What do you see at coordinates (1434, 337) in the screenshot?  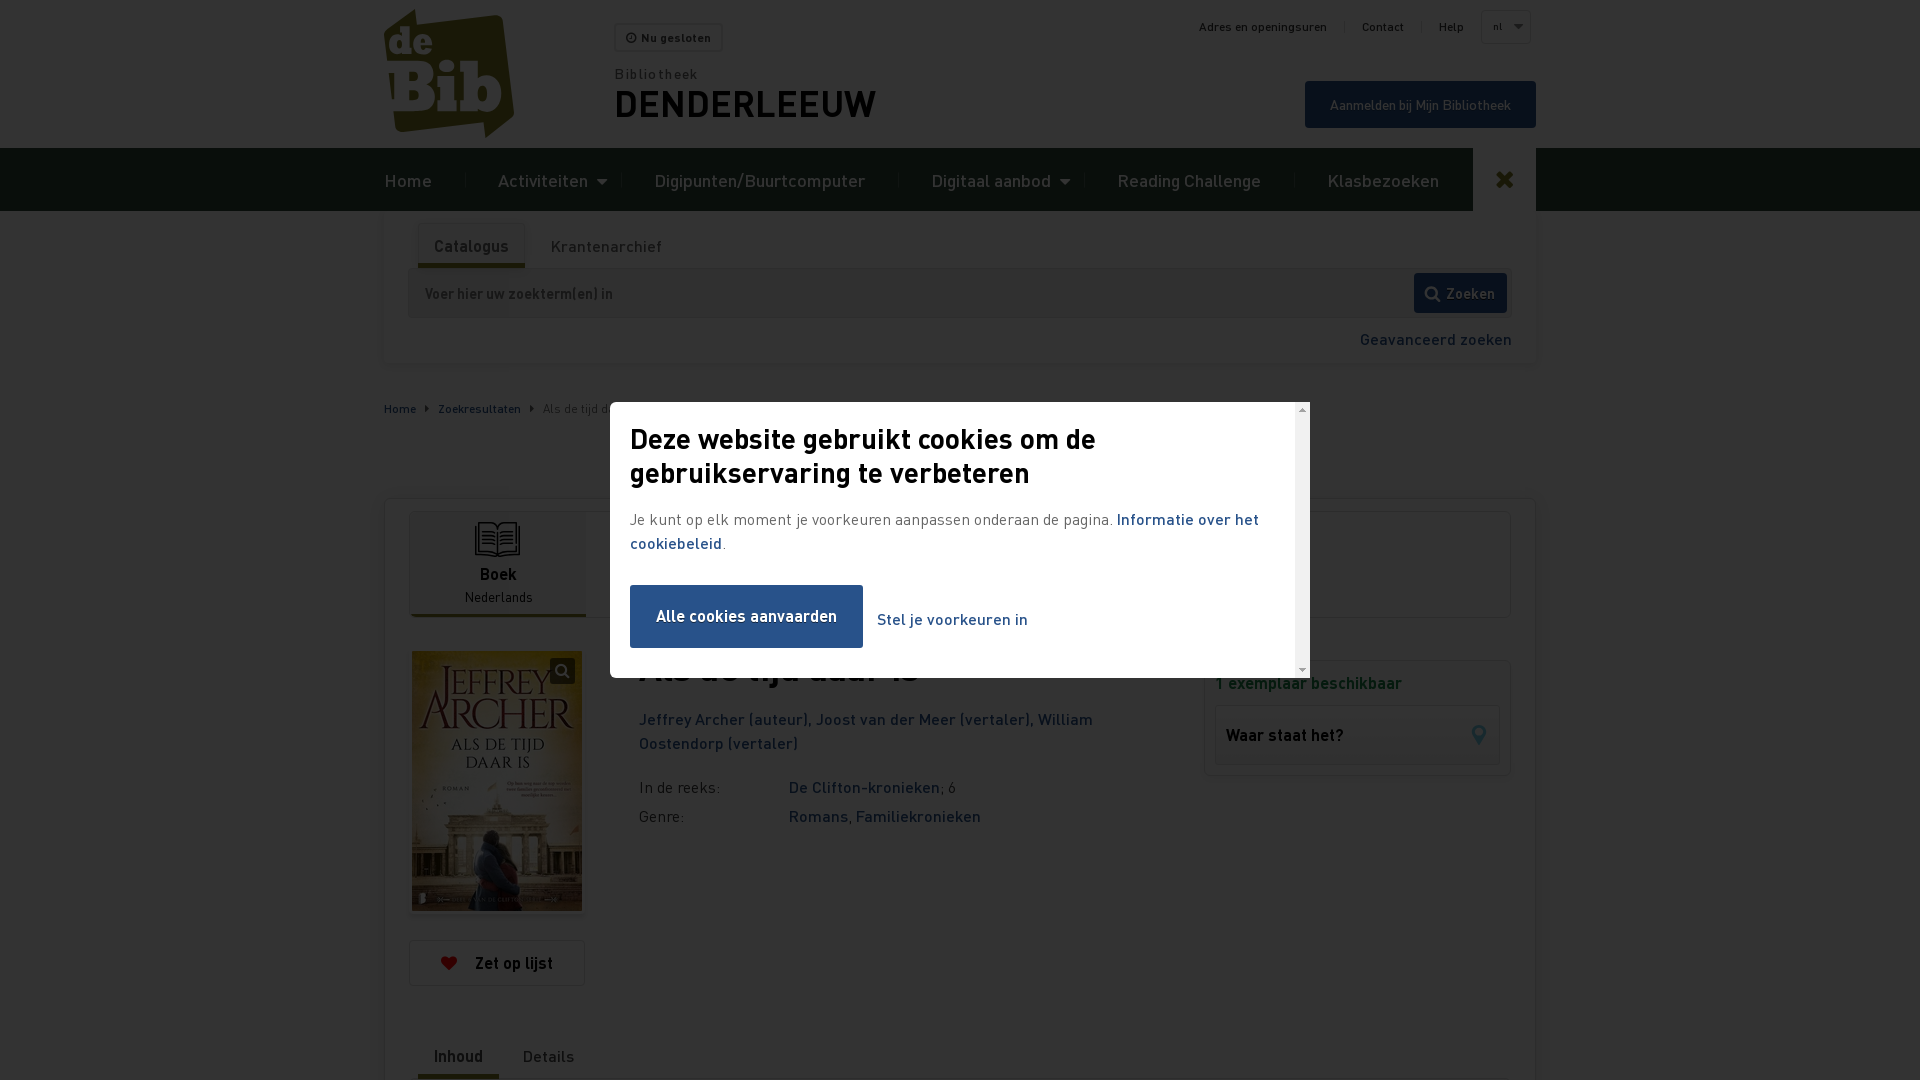 I see `'Geavanceerd zoeken'` at bounding box center [1434, 337].